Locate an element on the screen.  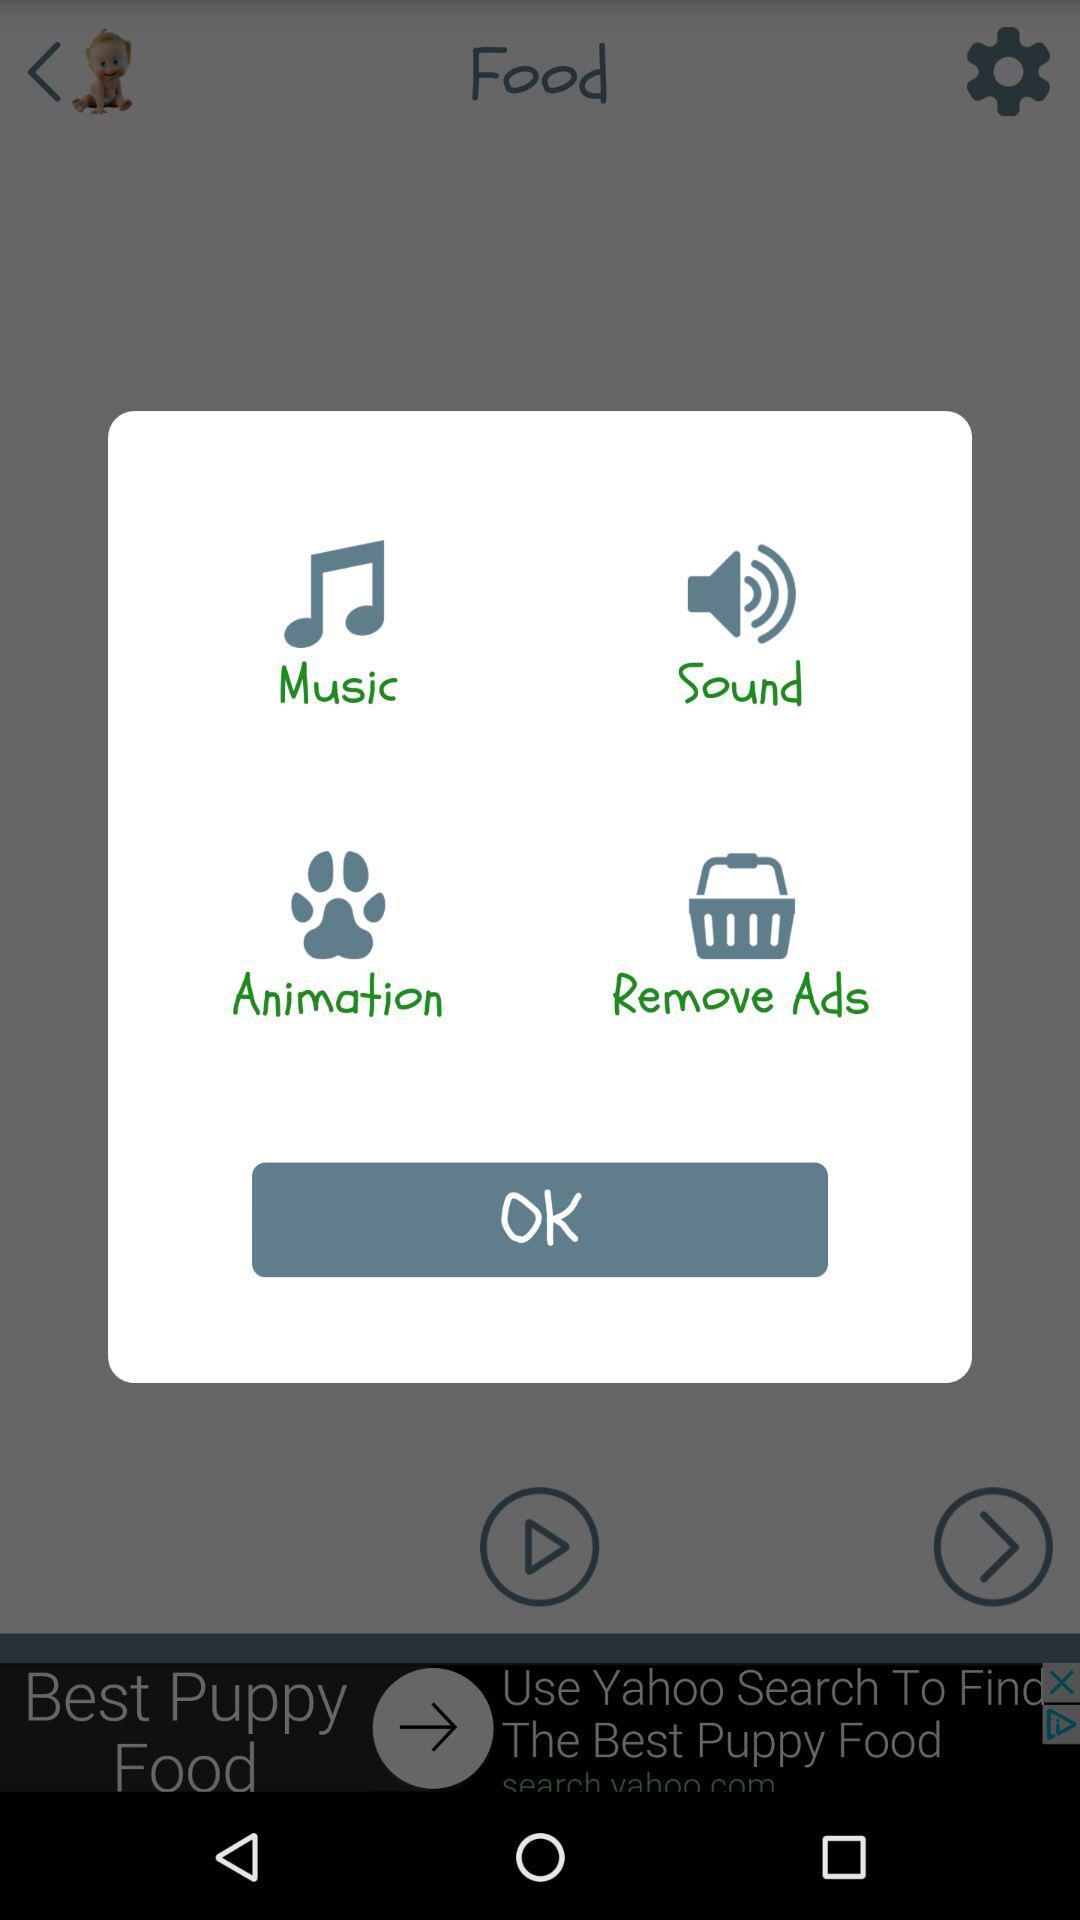
ok icon is located at coordinates (540, 1218).